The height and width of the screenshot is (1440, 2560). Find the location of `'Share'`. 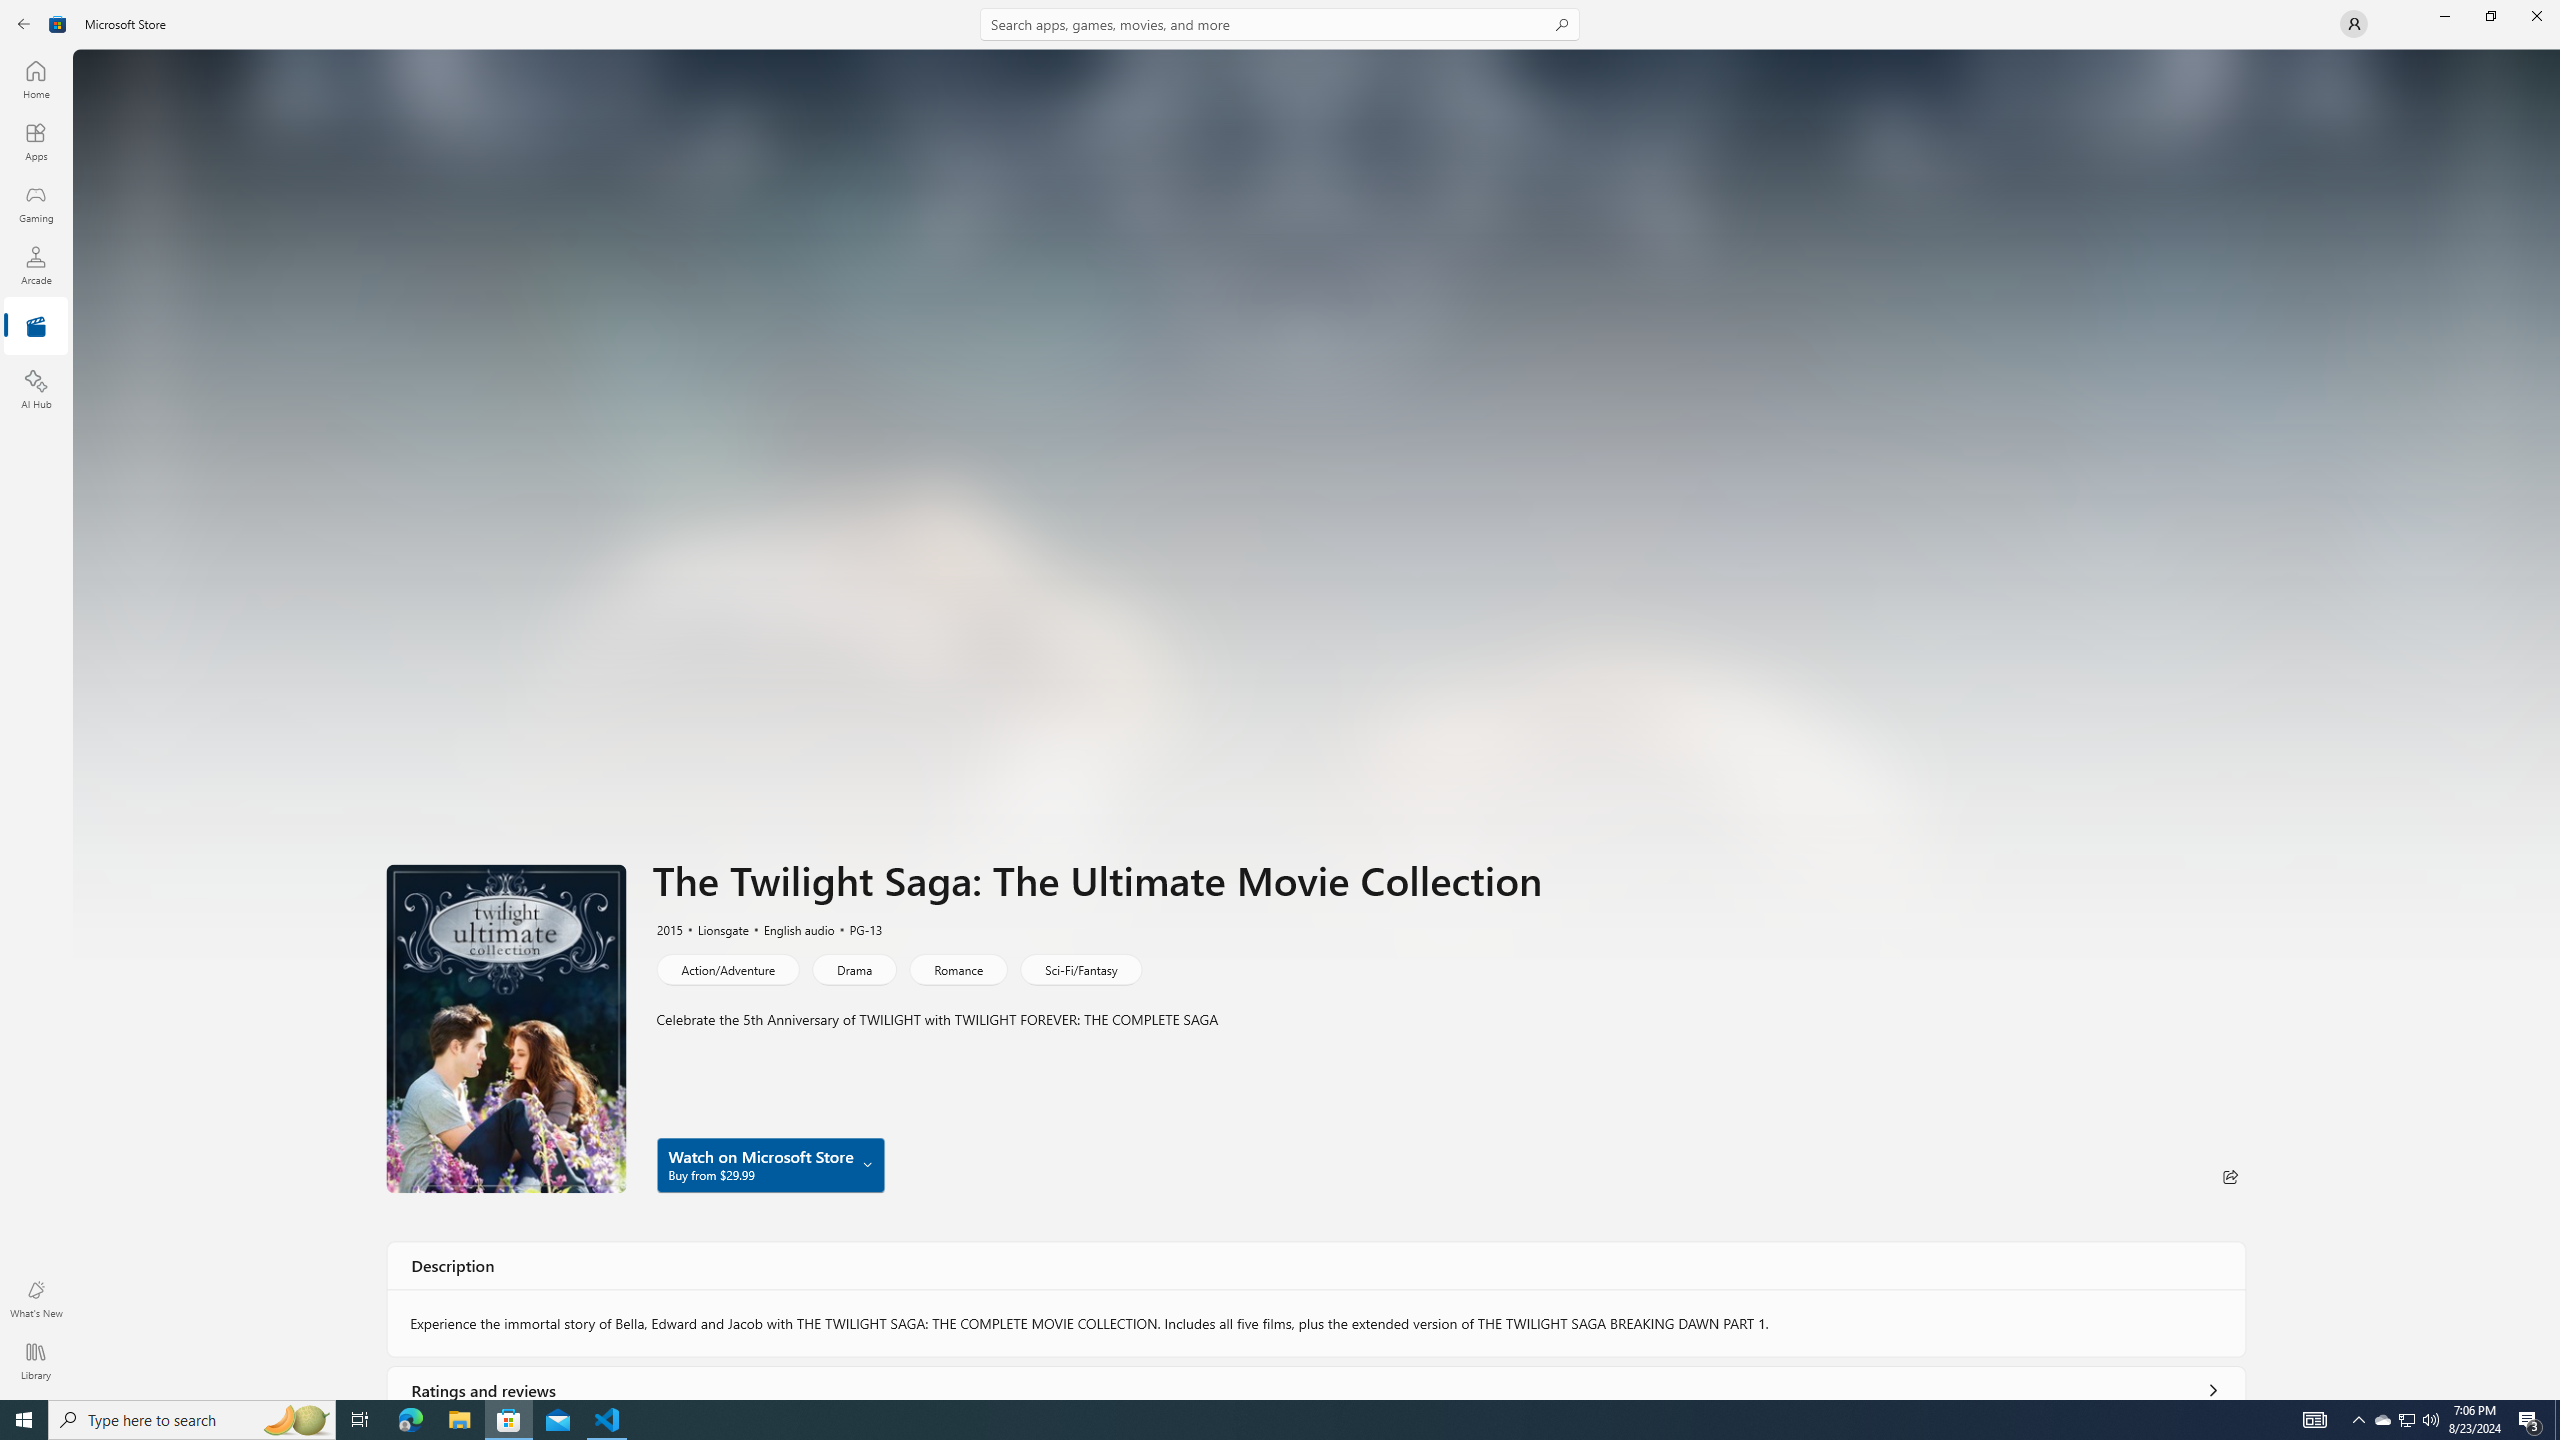

'Share' is located at coordinates (2229, 1175).